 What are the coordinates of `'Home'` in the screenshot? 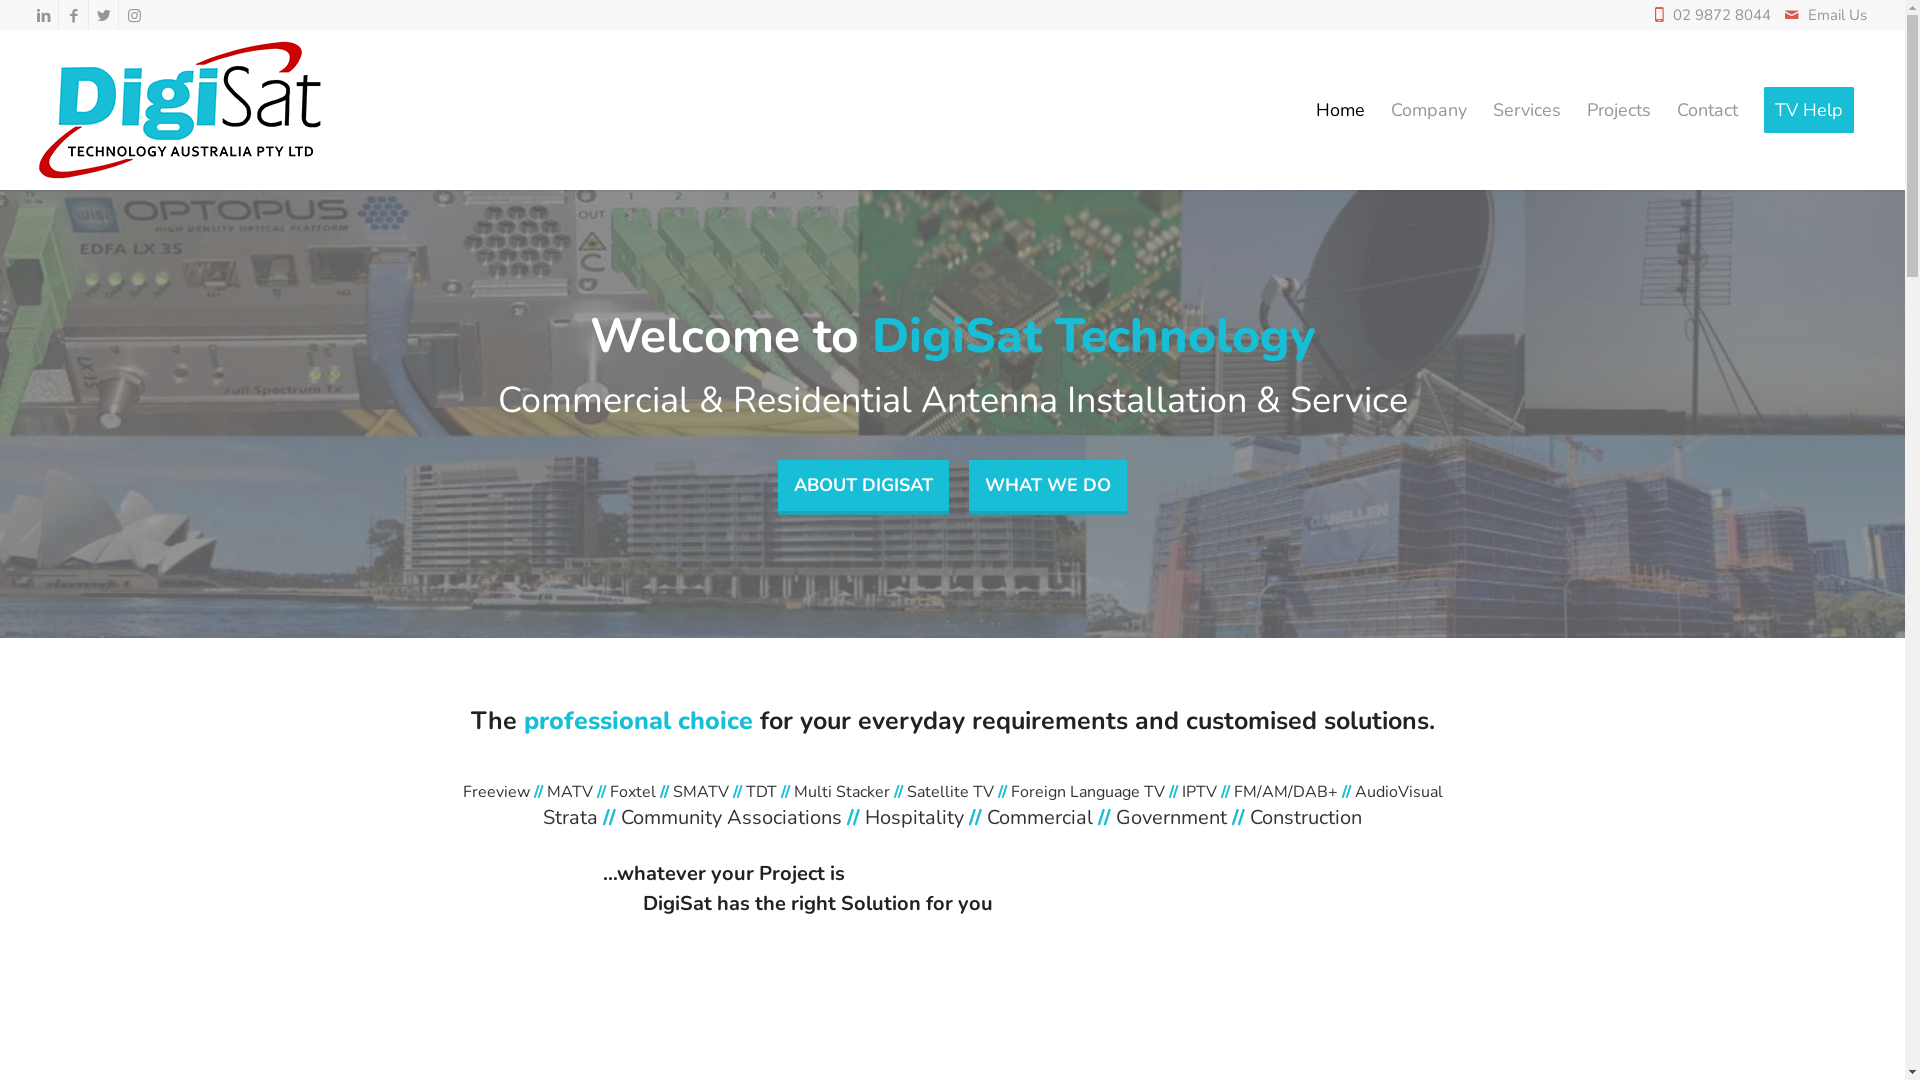 It's located at (1340, 110).